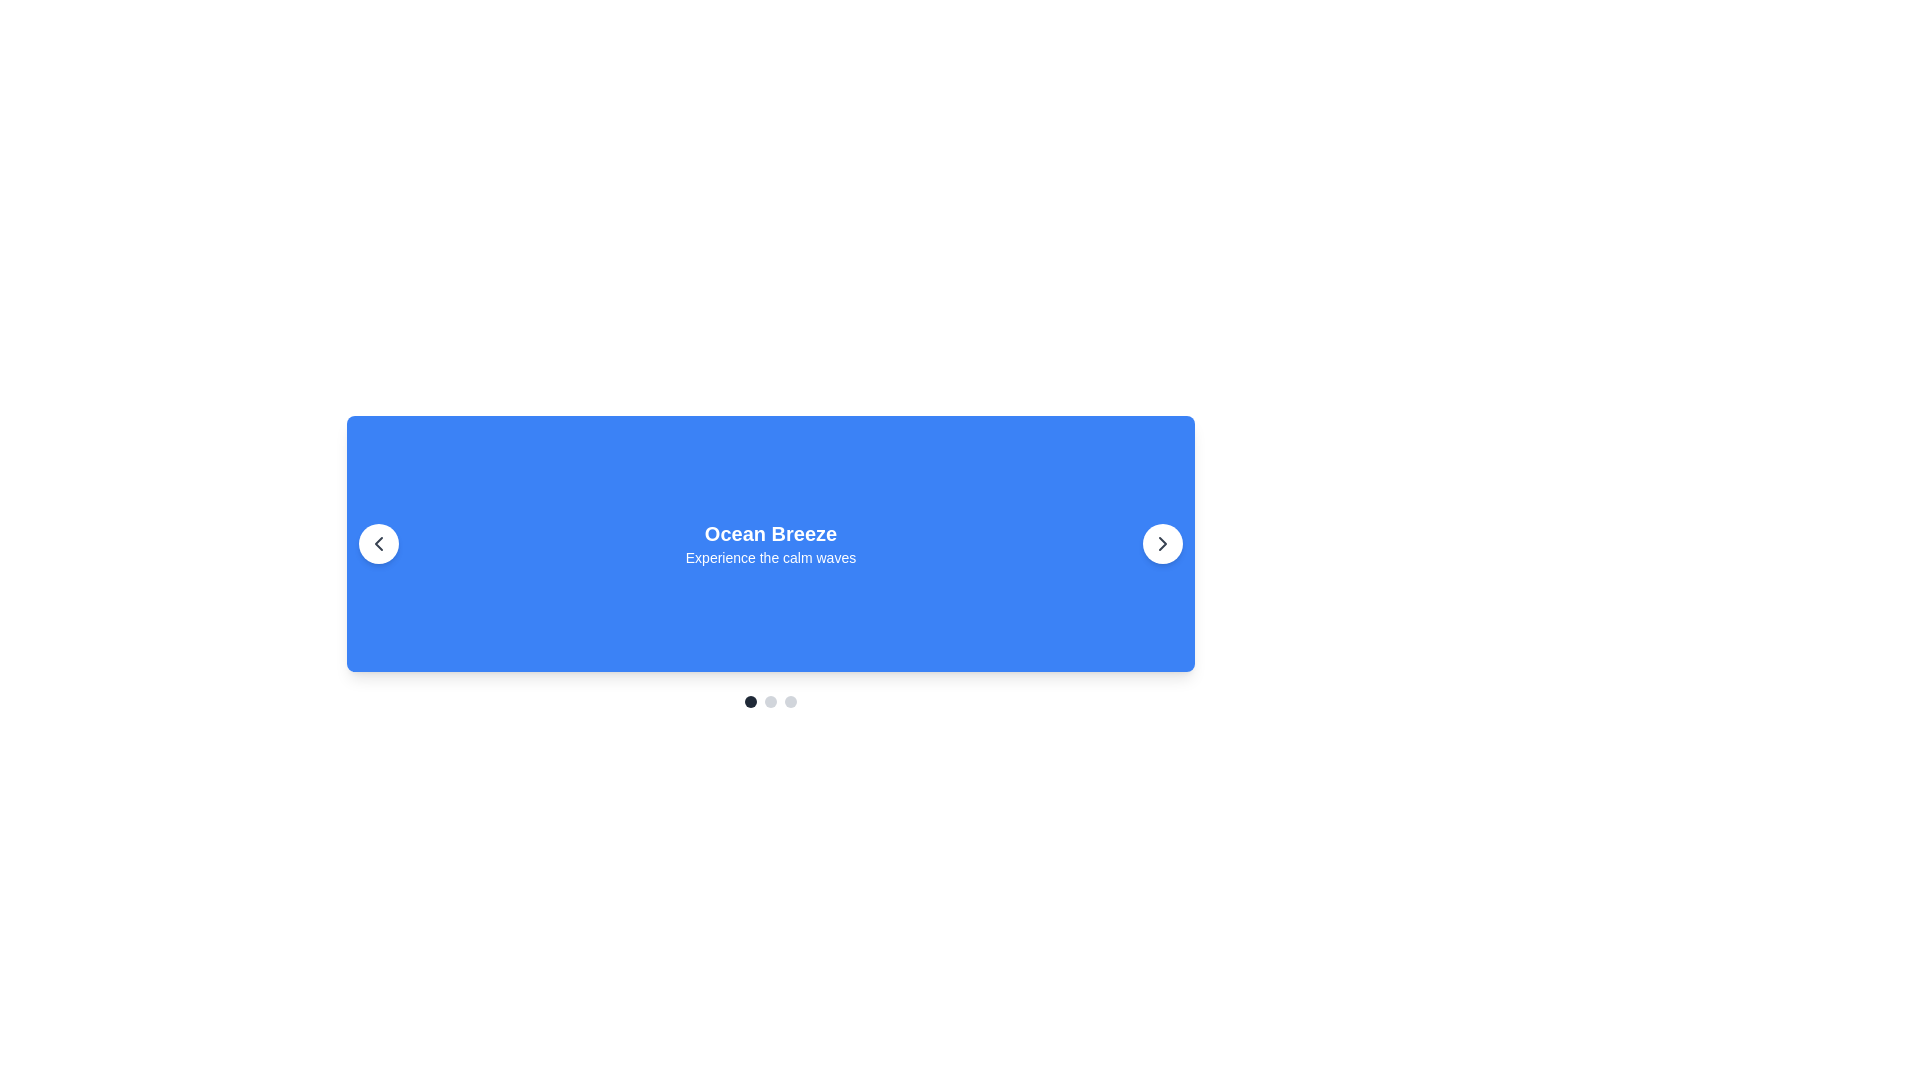 The height and width of the screenshot is (1080, 1920). What do you see at coordinates (379, 543) in the screenshot?
I see `the chevron arrow icon located at the left edge of the blue card labeled 'Ocean Breeze'` at bounding box center [379, 543].